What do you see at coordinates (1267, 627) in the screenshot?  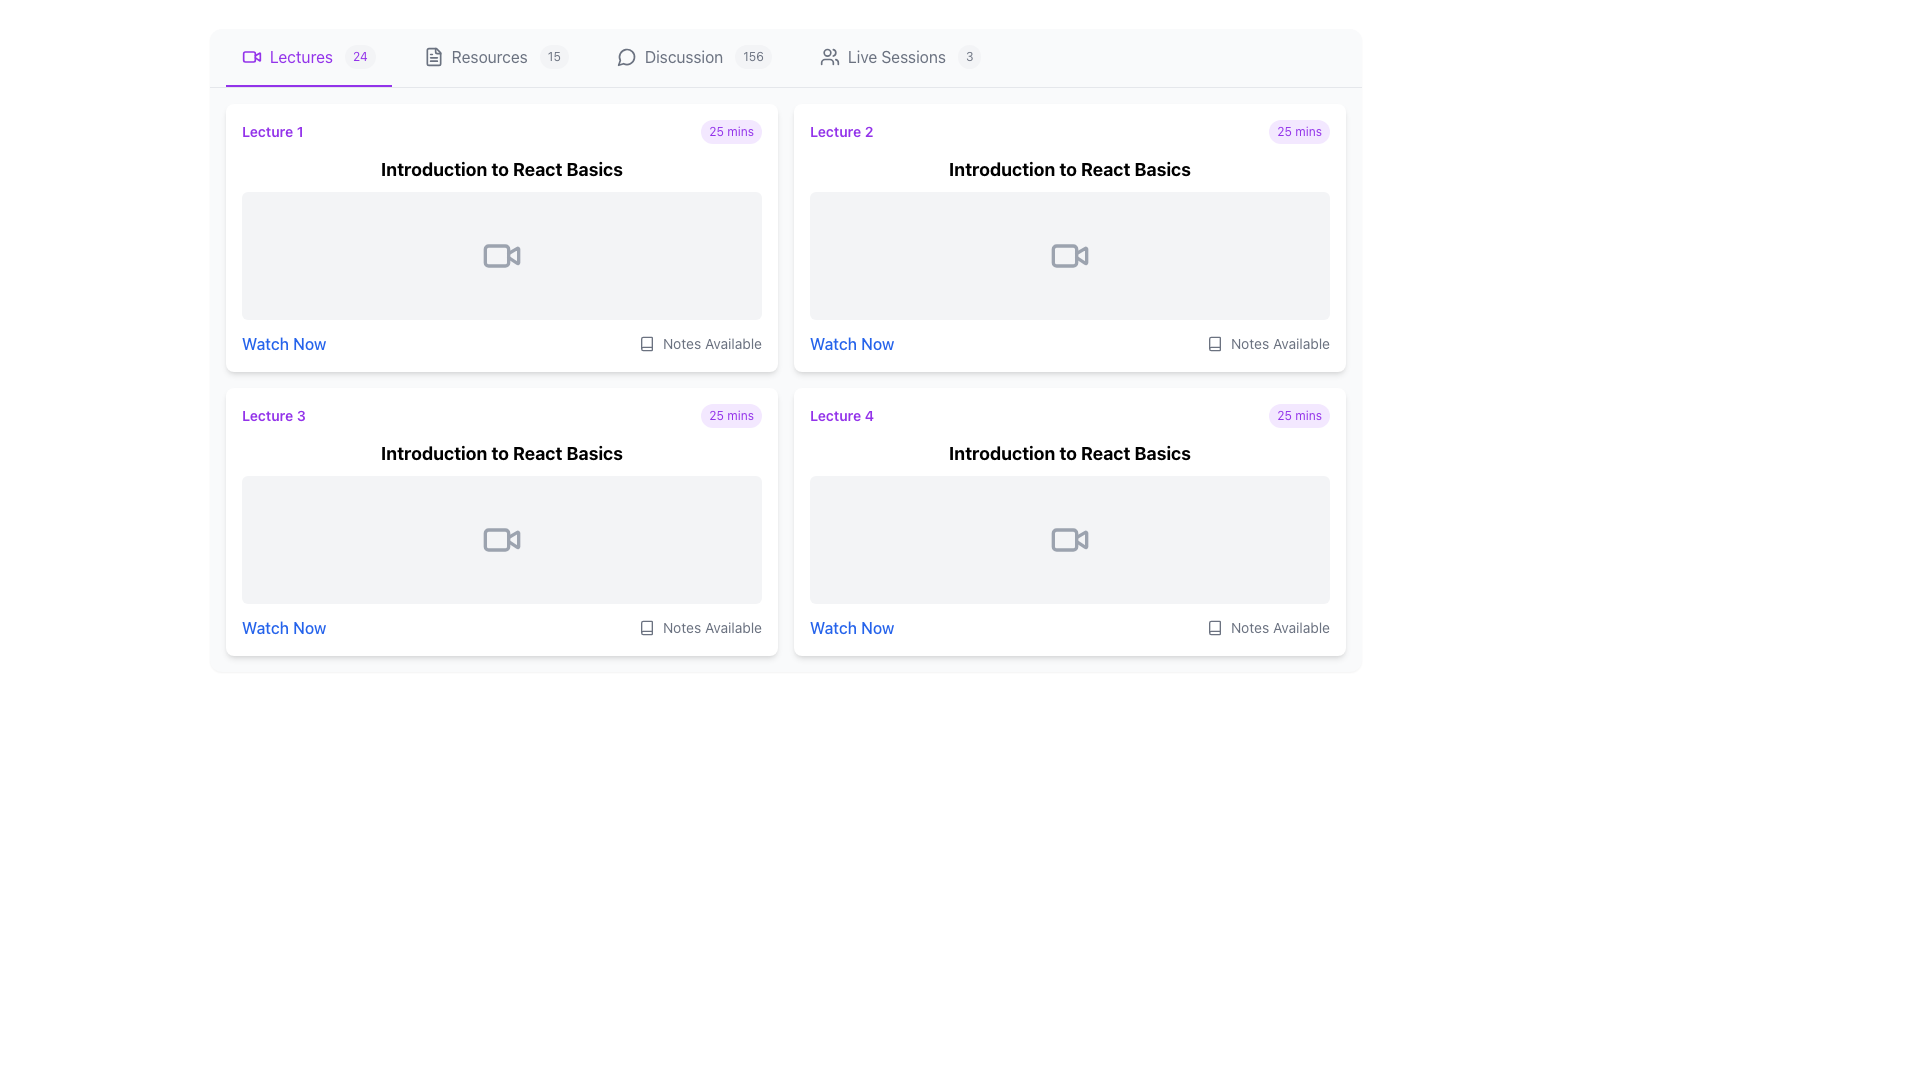 I see `label of the Labeled indicator with an icon and text, which indicates the availability of notes for the associated content, located in the bottom-right corner of the card beneath the 'Watch Now' link` at bounding box center [1267, 627].